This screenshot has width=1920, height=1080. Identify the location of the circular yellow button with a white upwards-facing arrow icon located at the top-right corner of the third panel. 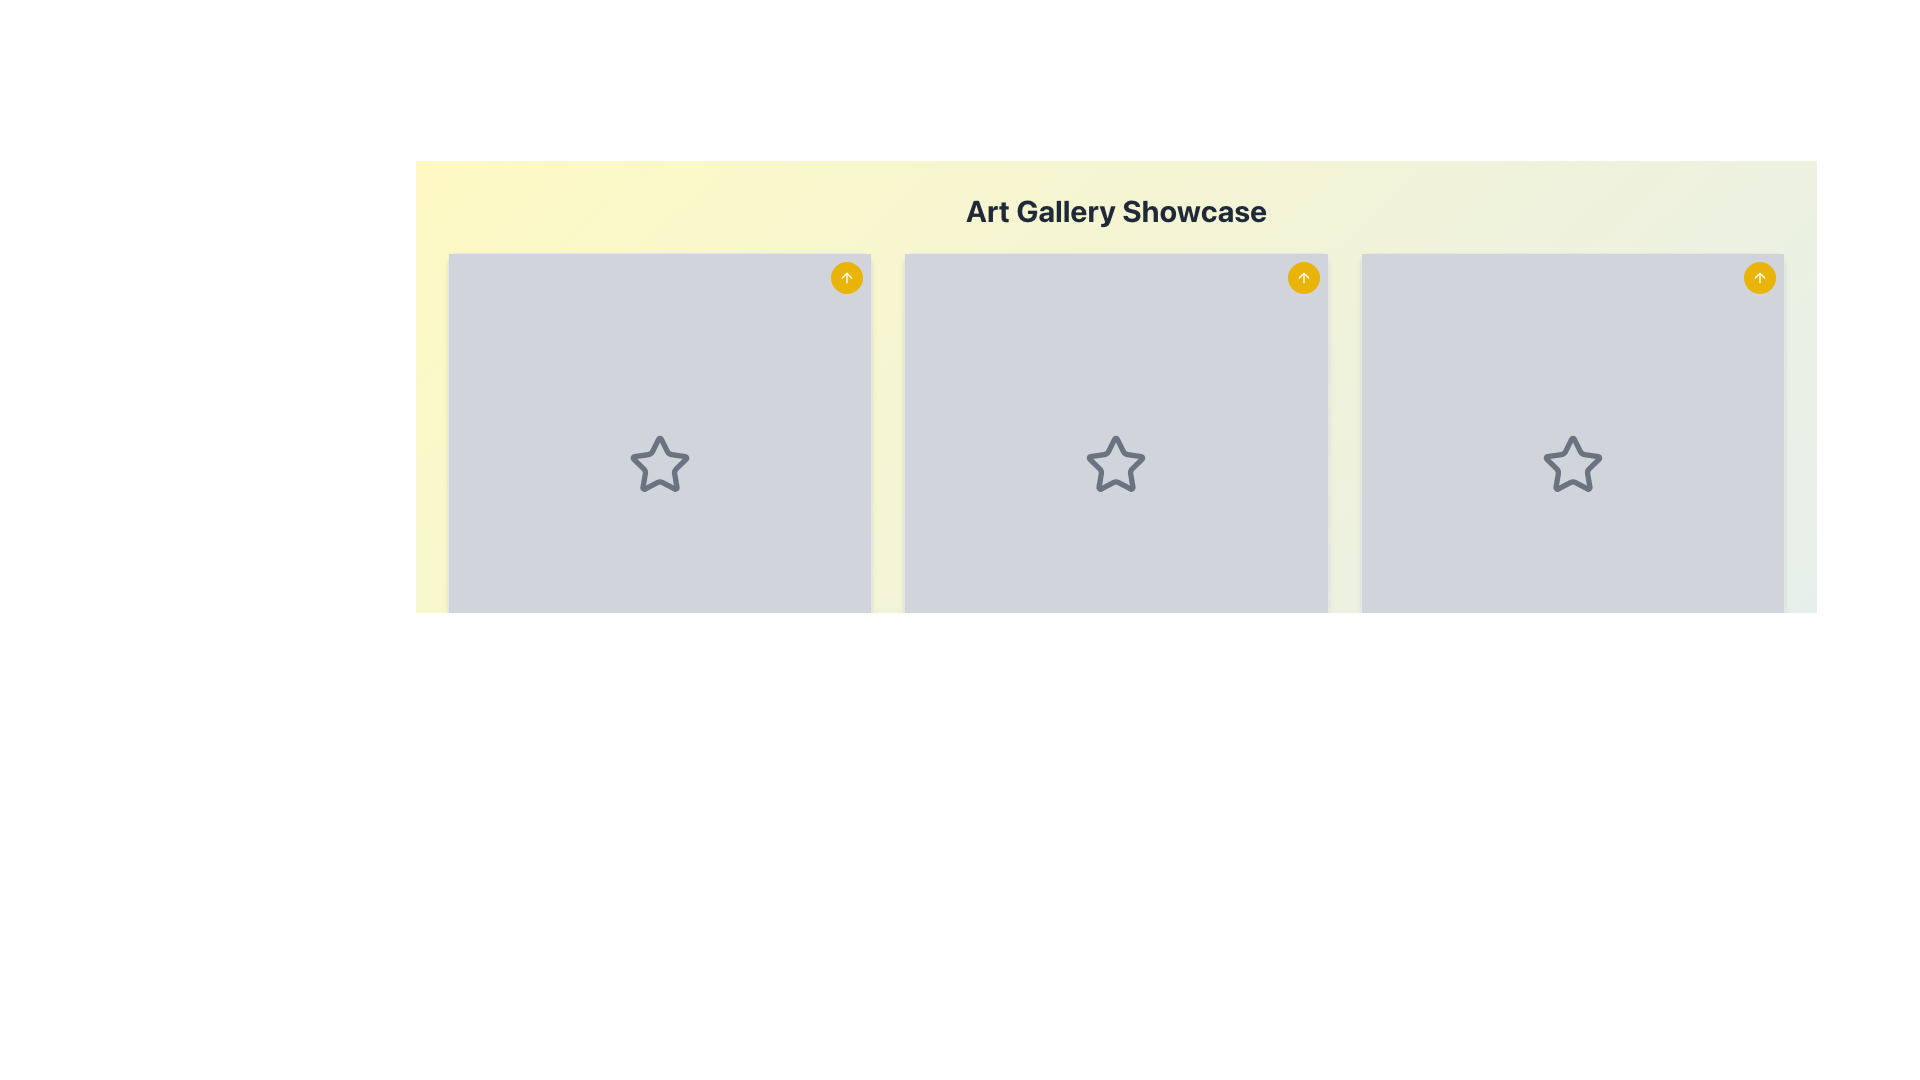
(1760, 277).